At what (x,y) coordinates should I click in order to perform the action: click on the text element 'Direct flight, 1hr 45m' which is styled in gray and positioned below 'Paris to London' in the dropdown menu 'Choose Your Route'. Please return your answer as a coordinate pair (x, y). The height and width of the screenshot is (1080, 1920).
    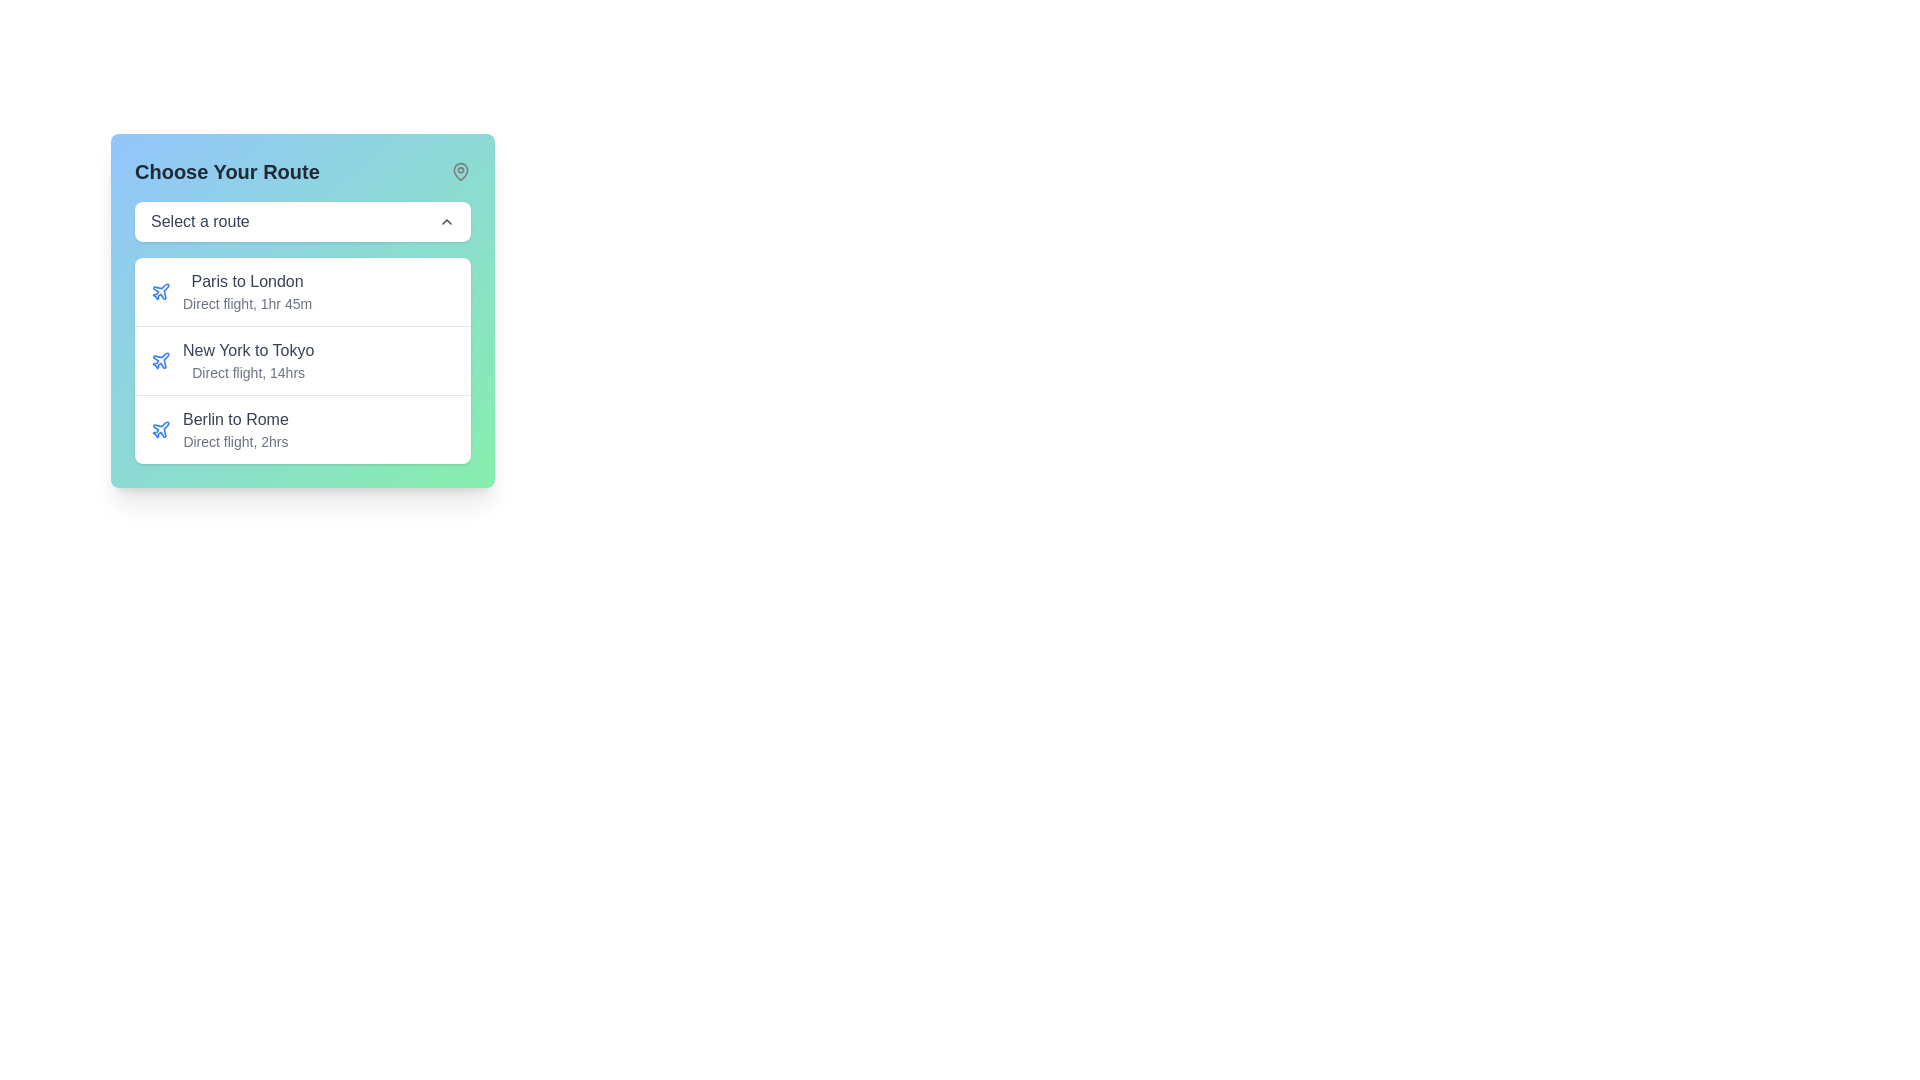
    Looking at the image, I should click on (246, 304).